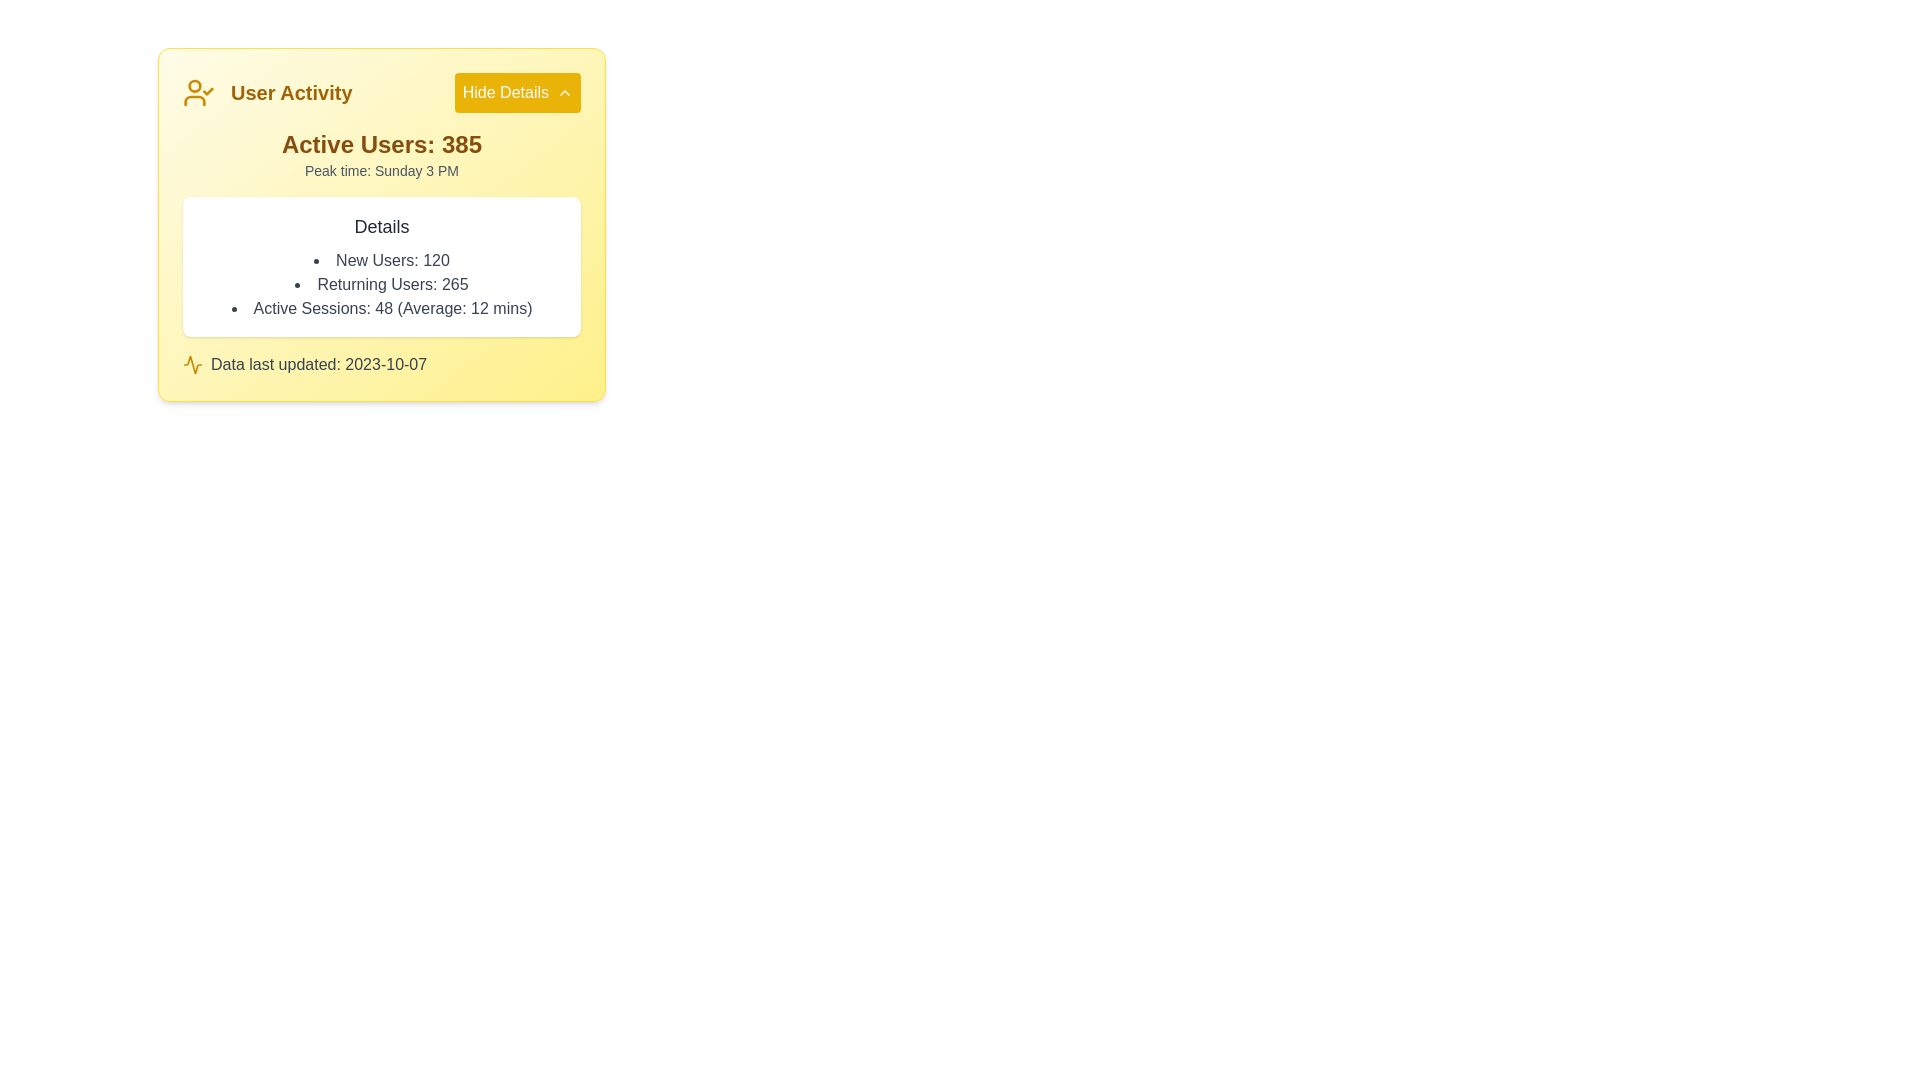  What do you see at coordinates (517, 92) in the screenshot?
I see `the rounded rectangular yellow button labeled 'Hide Details' located in the top-right part of the 'User Activity' card` at bounding box center [517, 92].